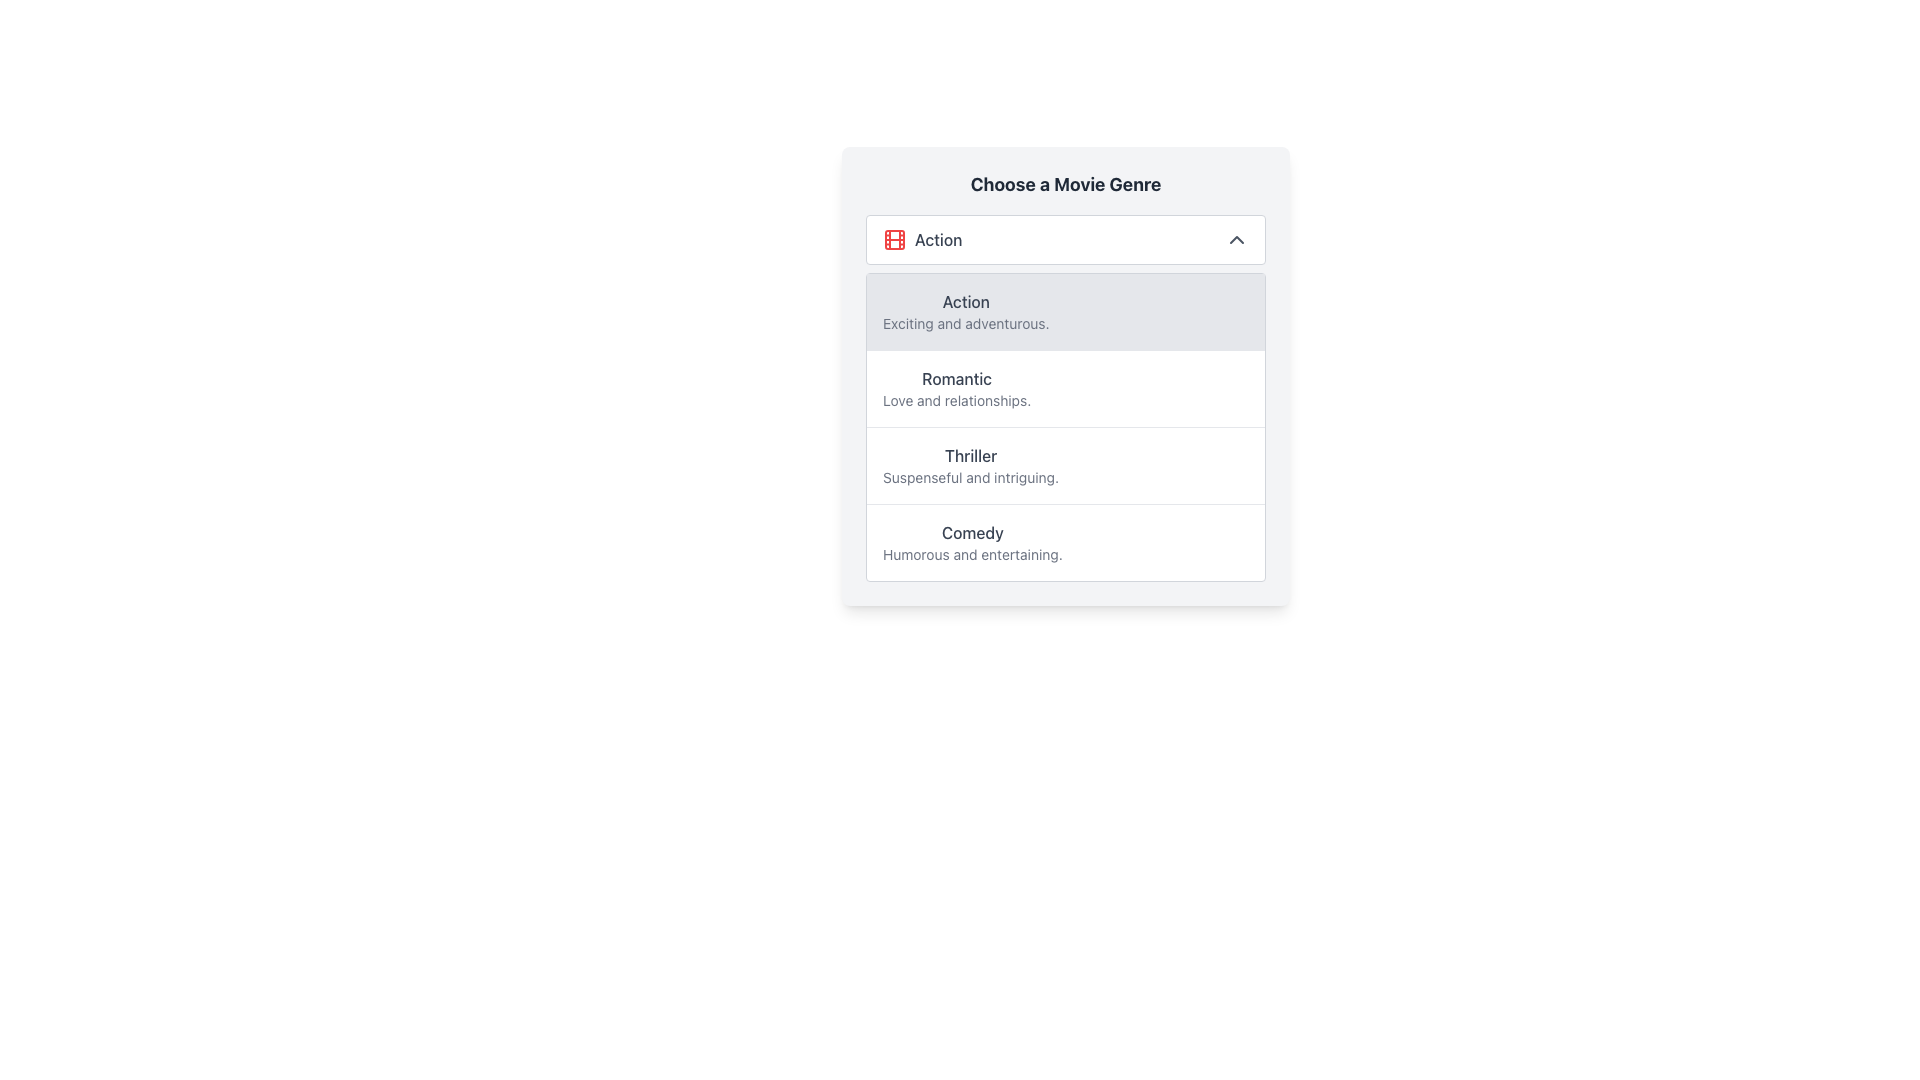 This screenshot has width=1920, height=1080. Describe the element at coordinates (955, 389) in the screenshot. I see `the 'Romantic' genre text label, which is the second option in the categorized list of movie genres located under the heading 'Choose a Movie Genre'` at that location.